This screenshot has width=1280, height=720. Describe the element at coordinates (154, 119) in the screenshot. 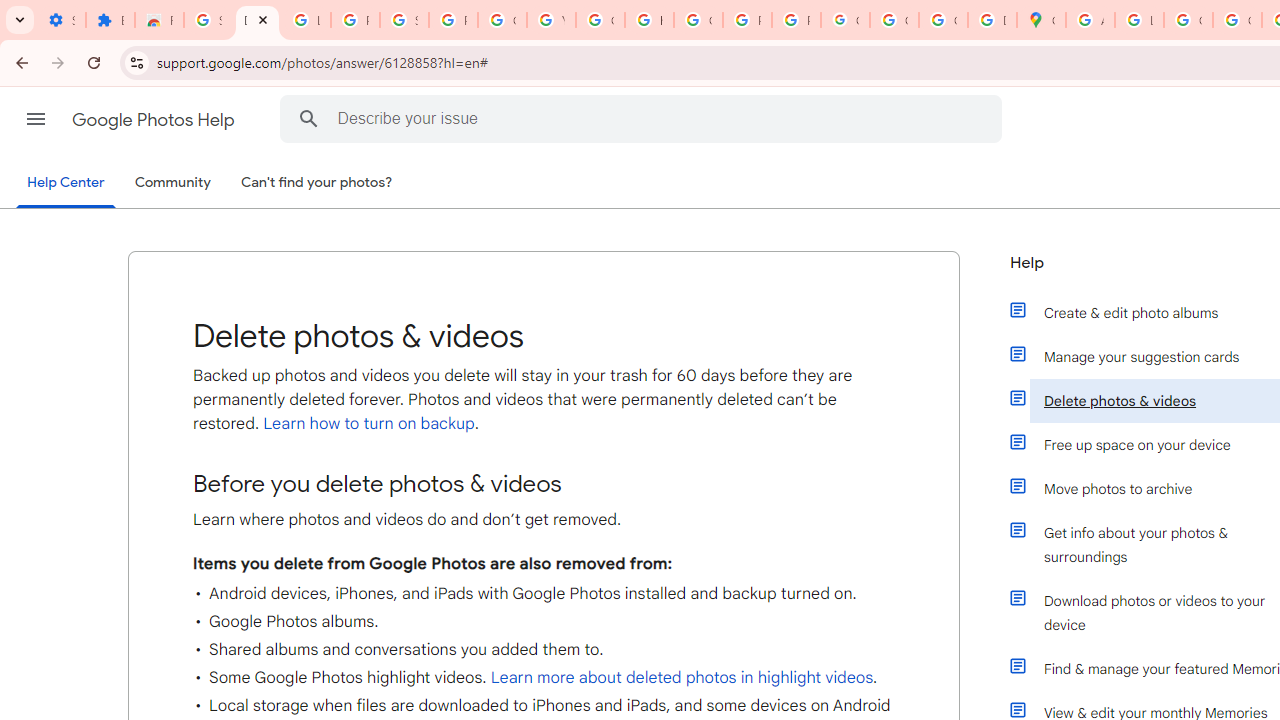

I see `'Google Photos Help'` at that location.